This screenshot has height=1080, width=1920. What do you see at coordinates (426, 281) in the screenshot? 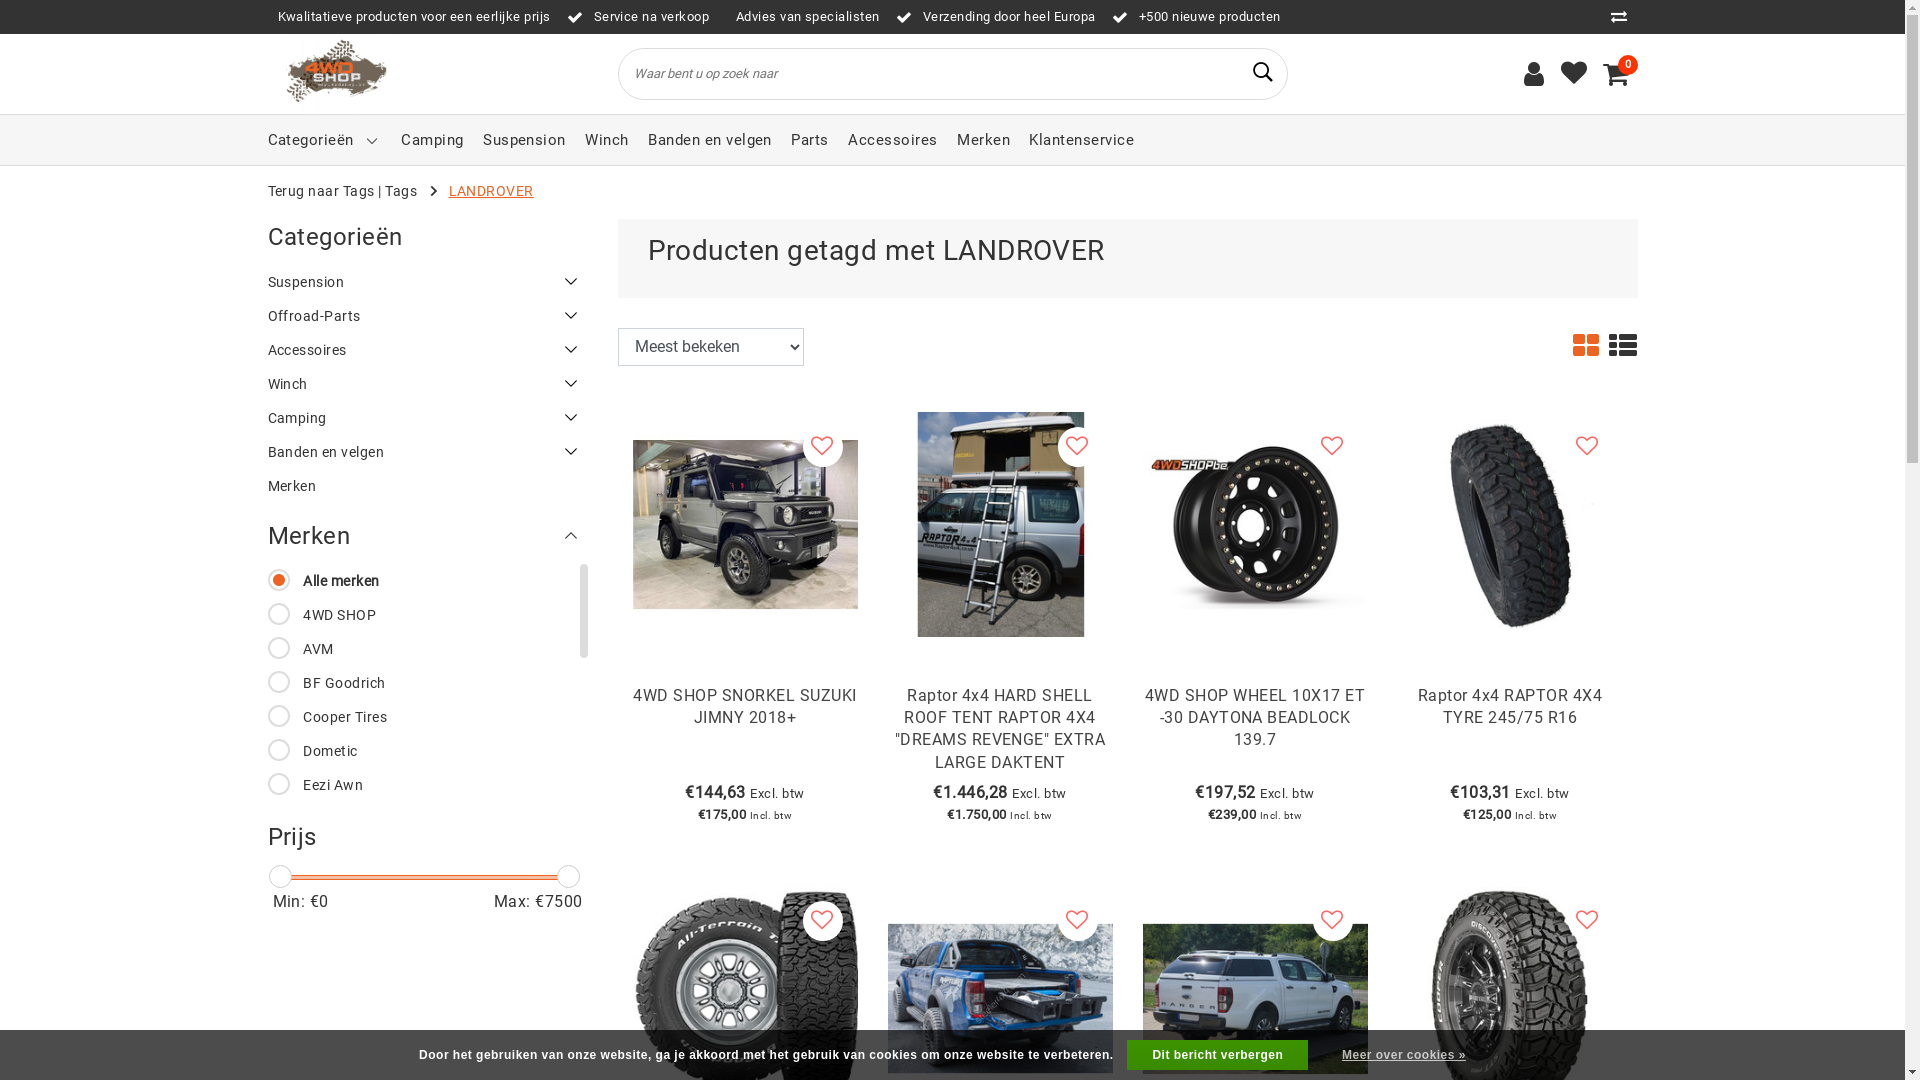
I see `'Suspension'` at bounding box center [426, 281].